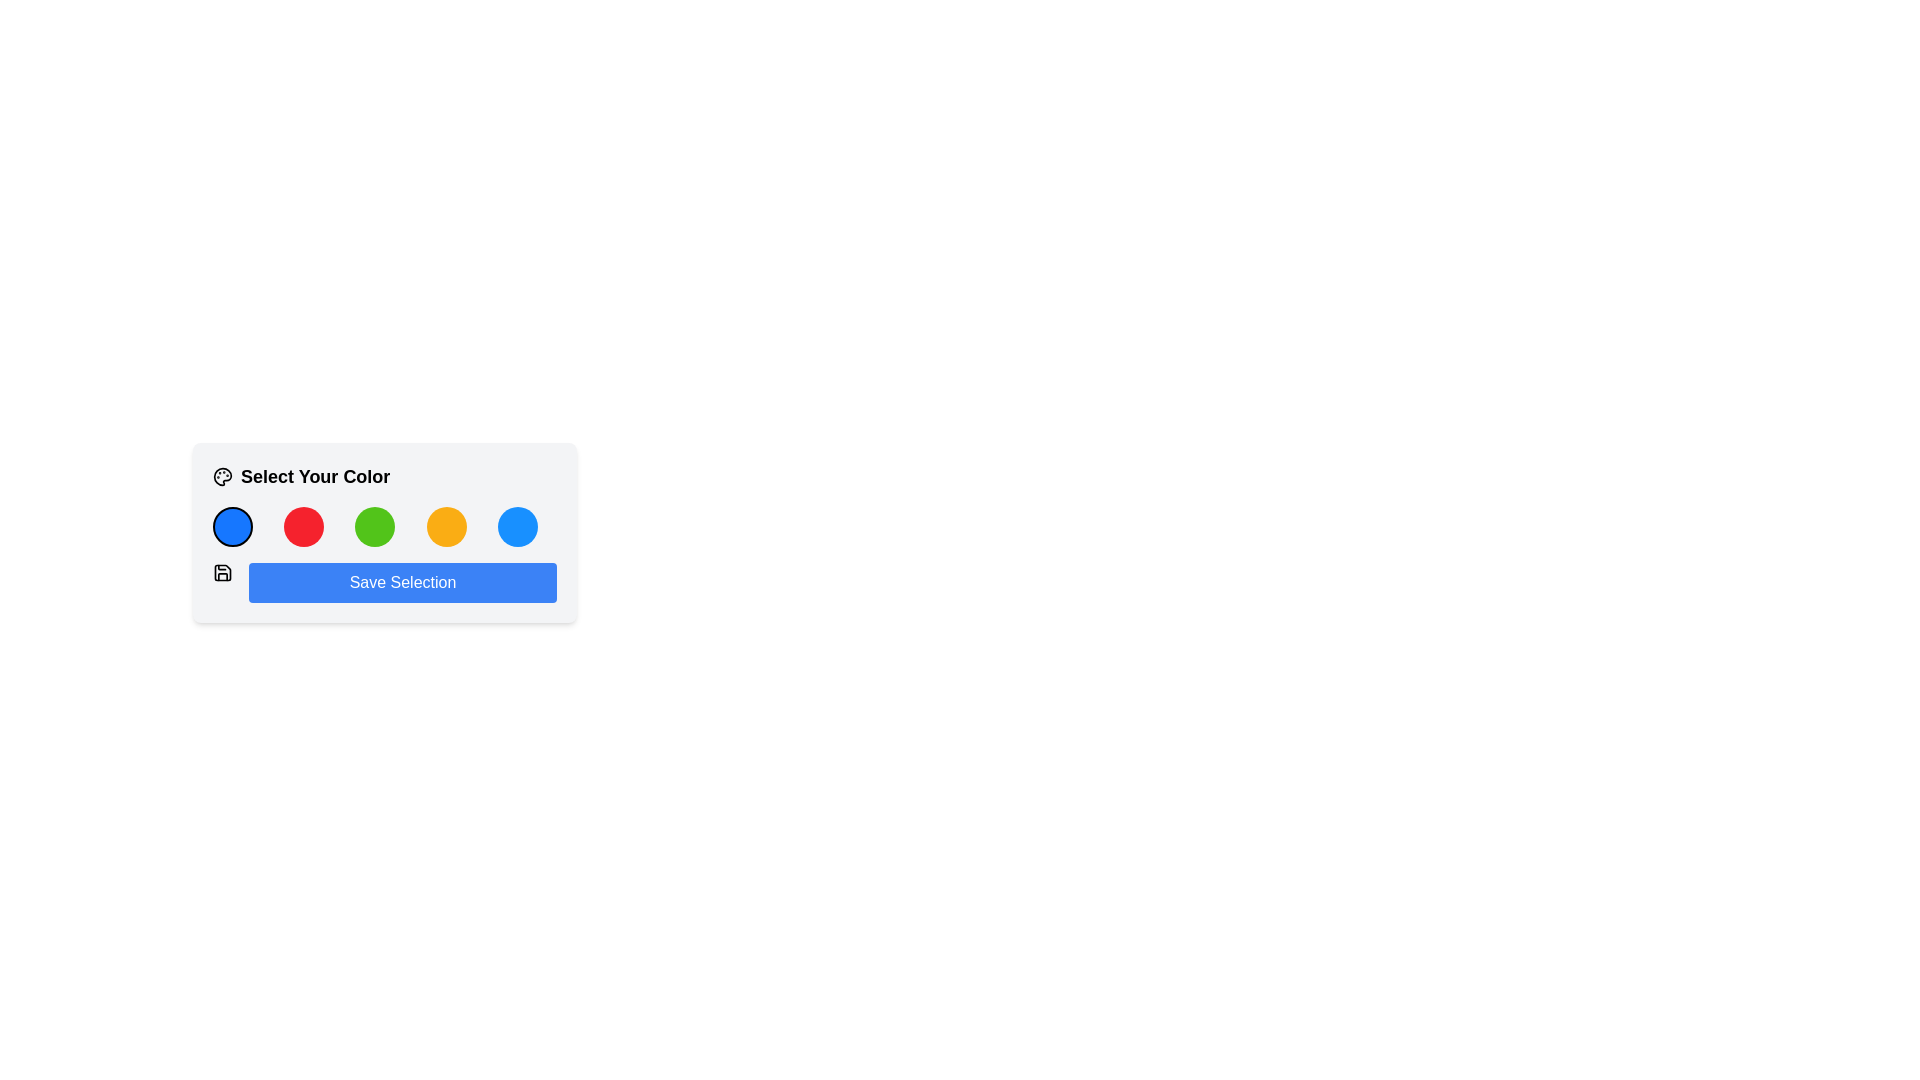 The image size is (1920, 1080). I want to click on the save button located centrally below the color selection grid to observe the hover effect, so click(384, 555).